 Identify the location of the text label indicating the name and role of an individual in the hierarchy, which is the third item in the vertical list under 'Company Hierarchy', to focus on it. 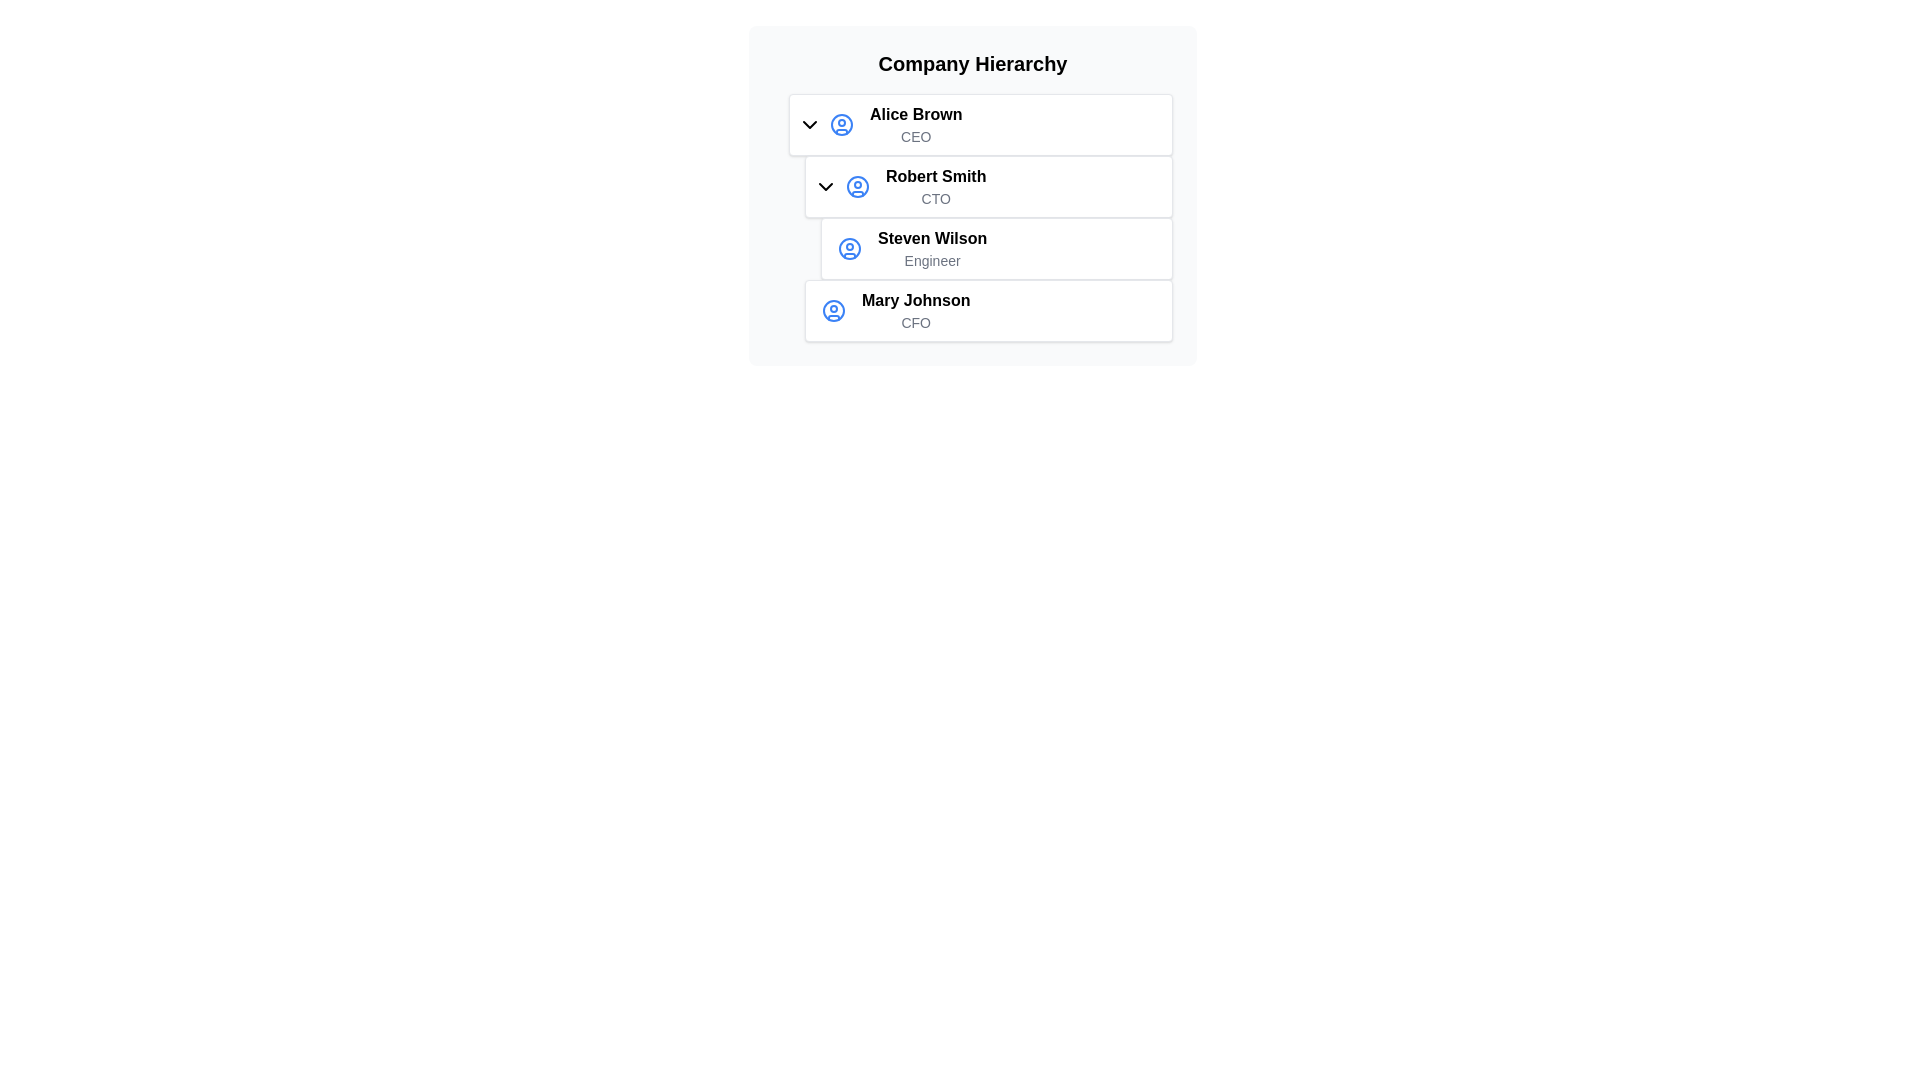
(931, 248).